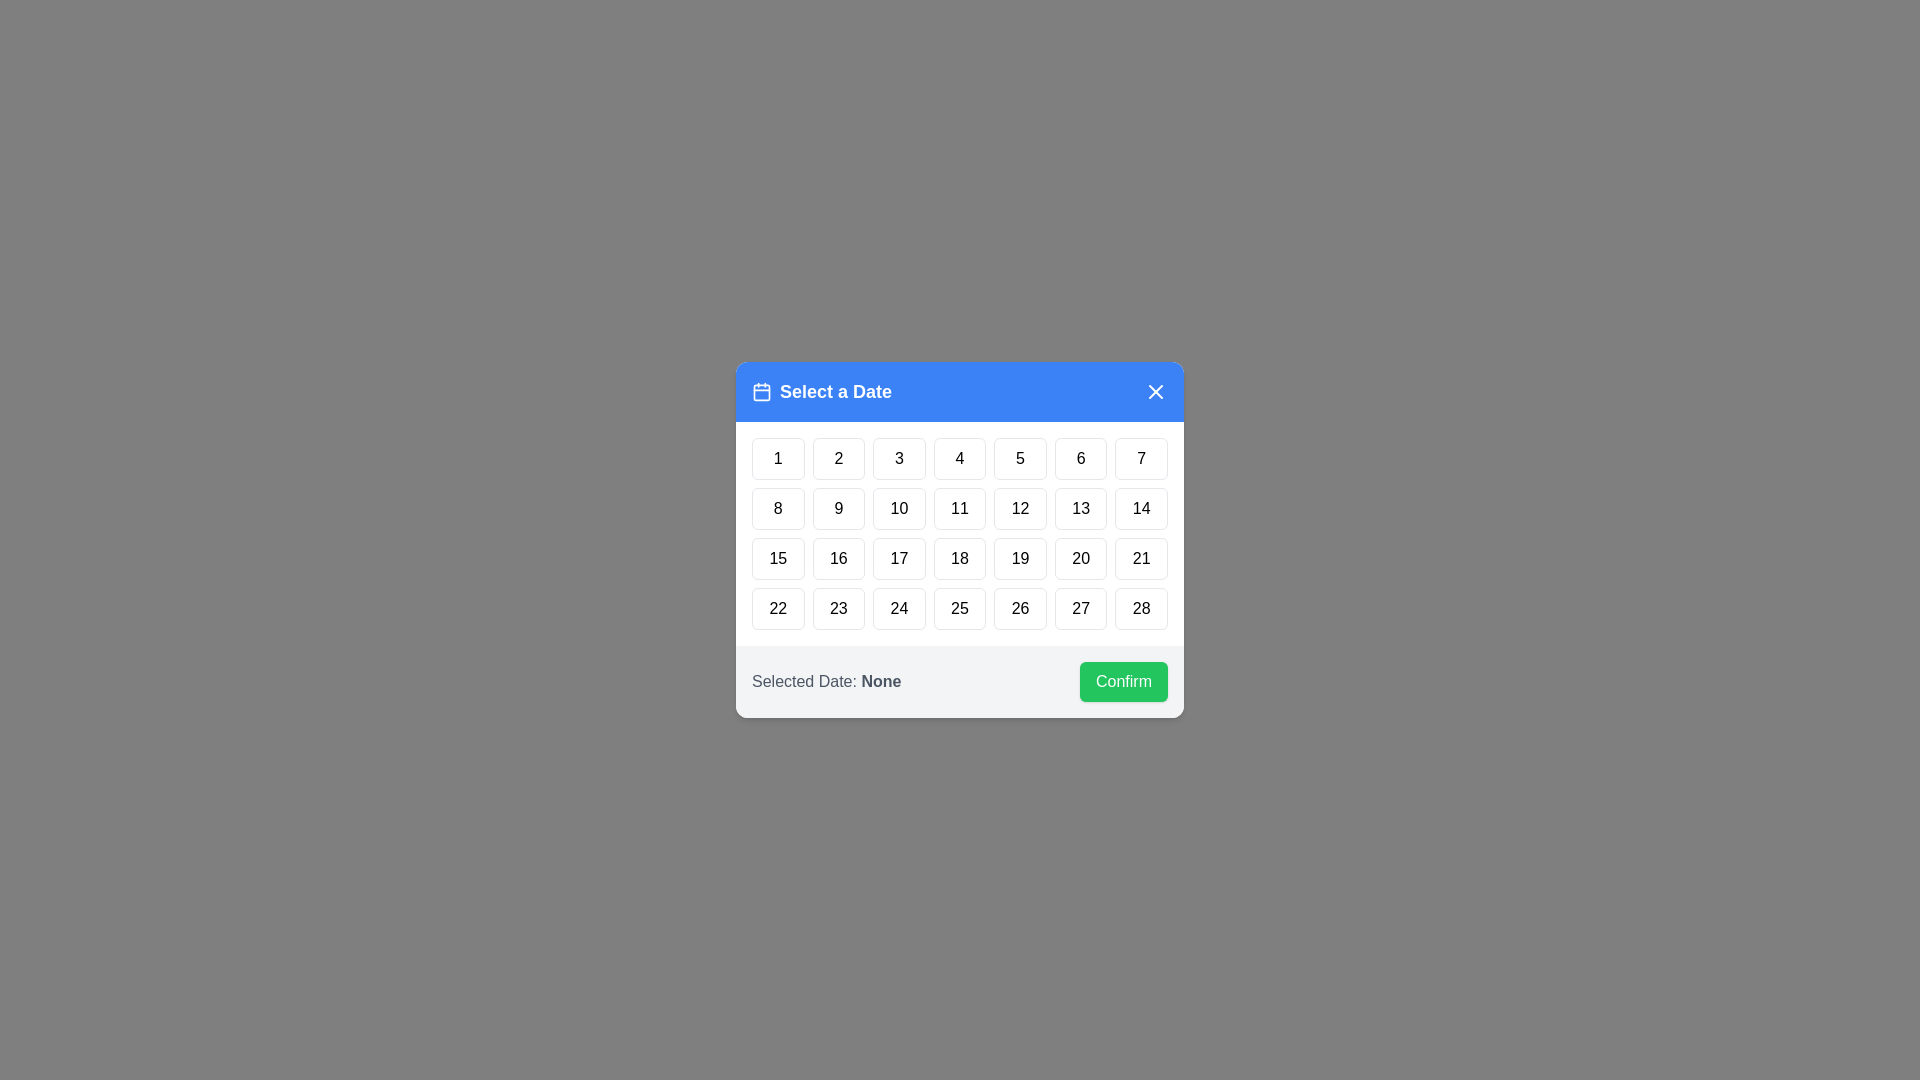 The height and width of the screenshot is (1080, 1920). What do you see at coordinates (960, 508) in the screenshot?
I see `the day button labeled 11 to highlight it` at bounding box center [960, 508].